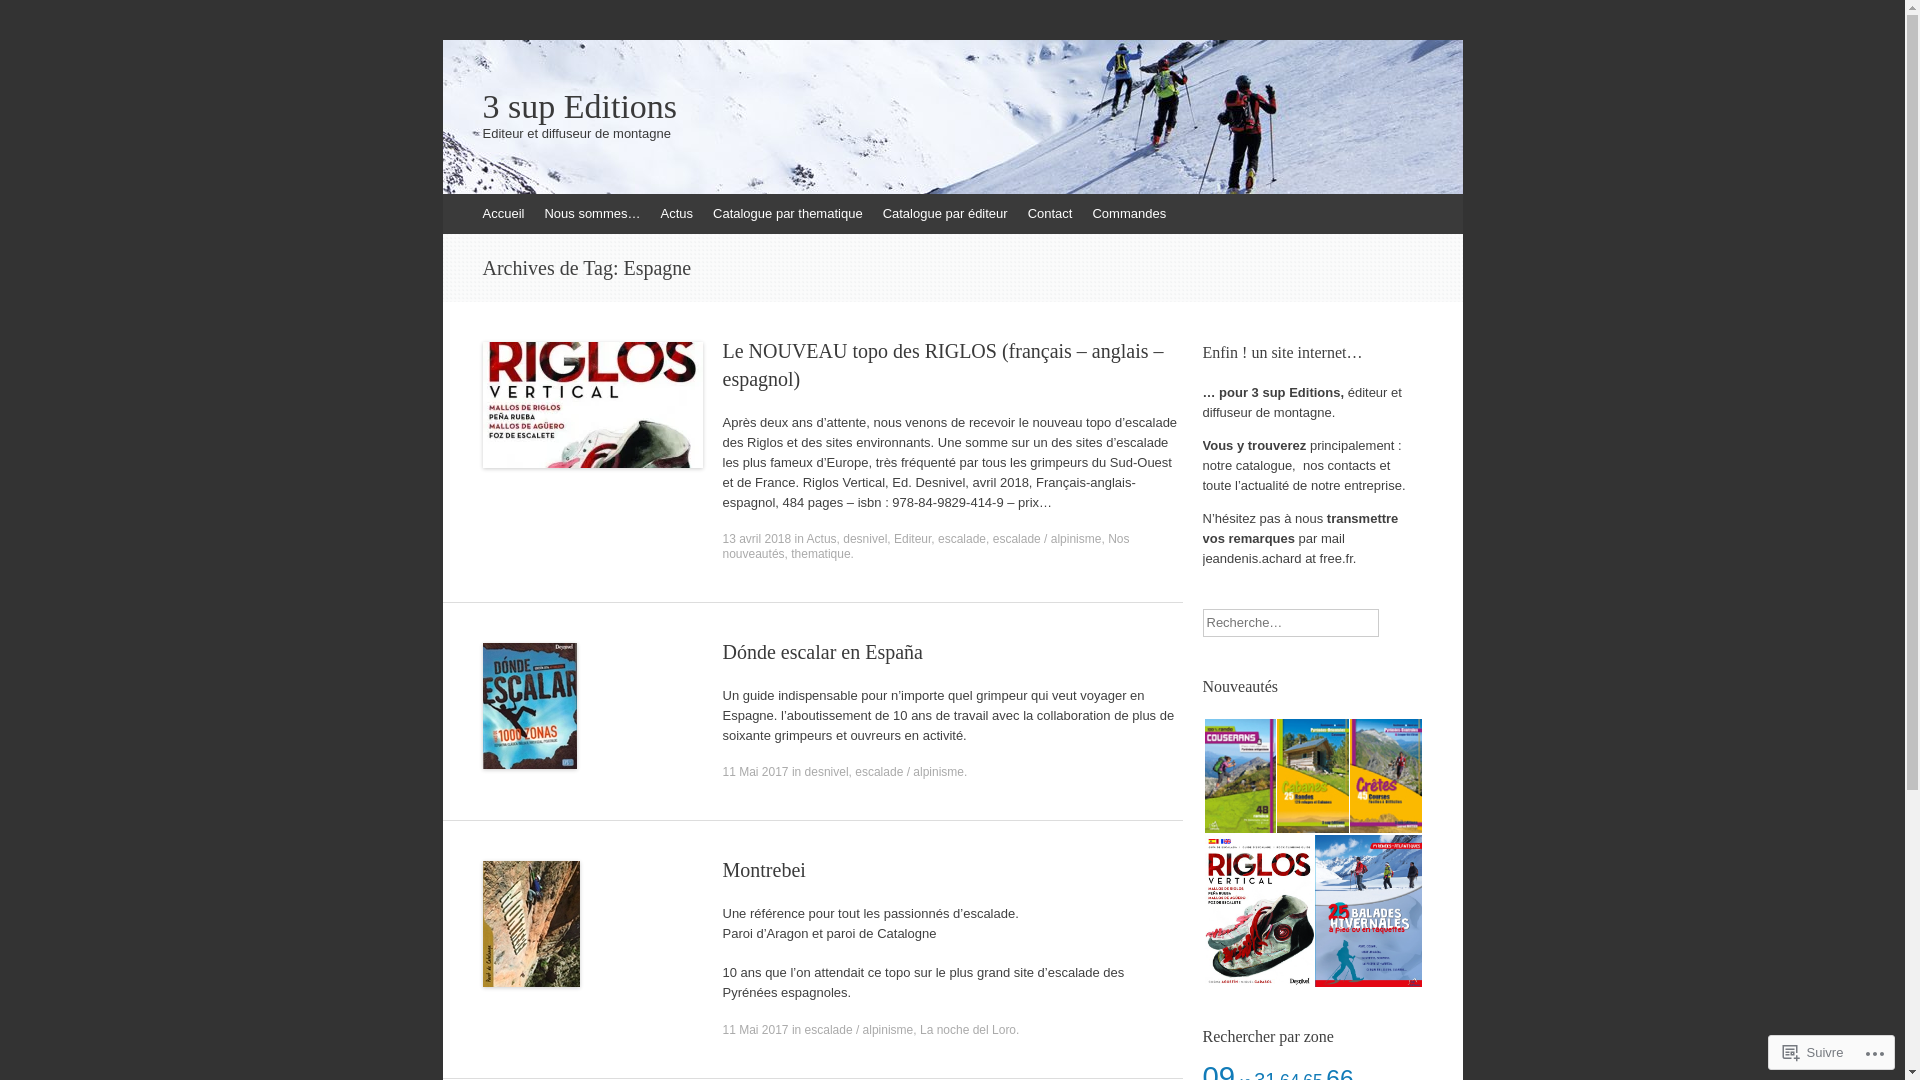 The width and height of the screenshot is (1920, 1080). What do you see at coordinates (503, 213) in the screenshot?
I see `'Accueil'` at bounding box center [503, 213].